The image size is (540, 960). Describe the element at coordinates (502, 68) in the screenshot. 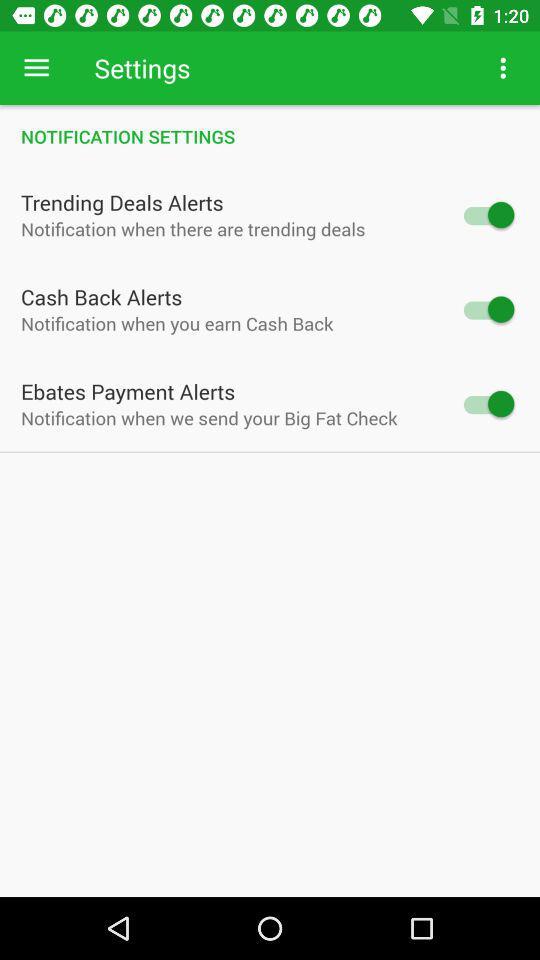

I see `item to the right of settings item` at that location.